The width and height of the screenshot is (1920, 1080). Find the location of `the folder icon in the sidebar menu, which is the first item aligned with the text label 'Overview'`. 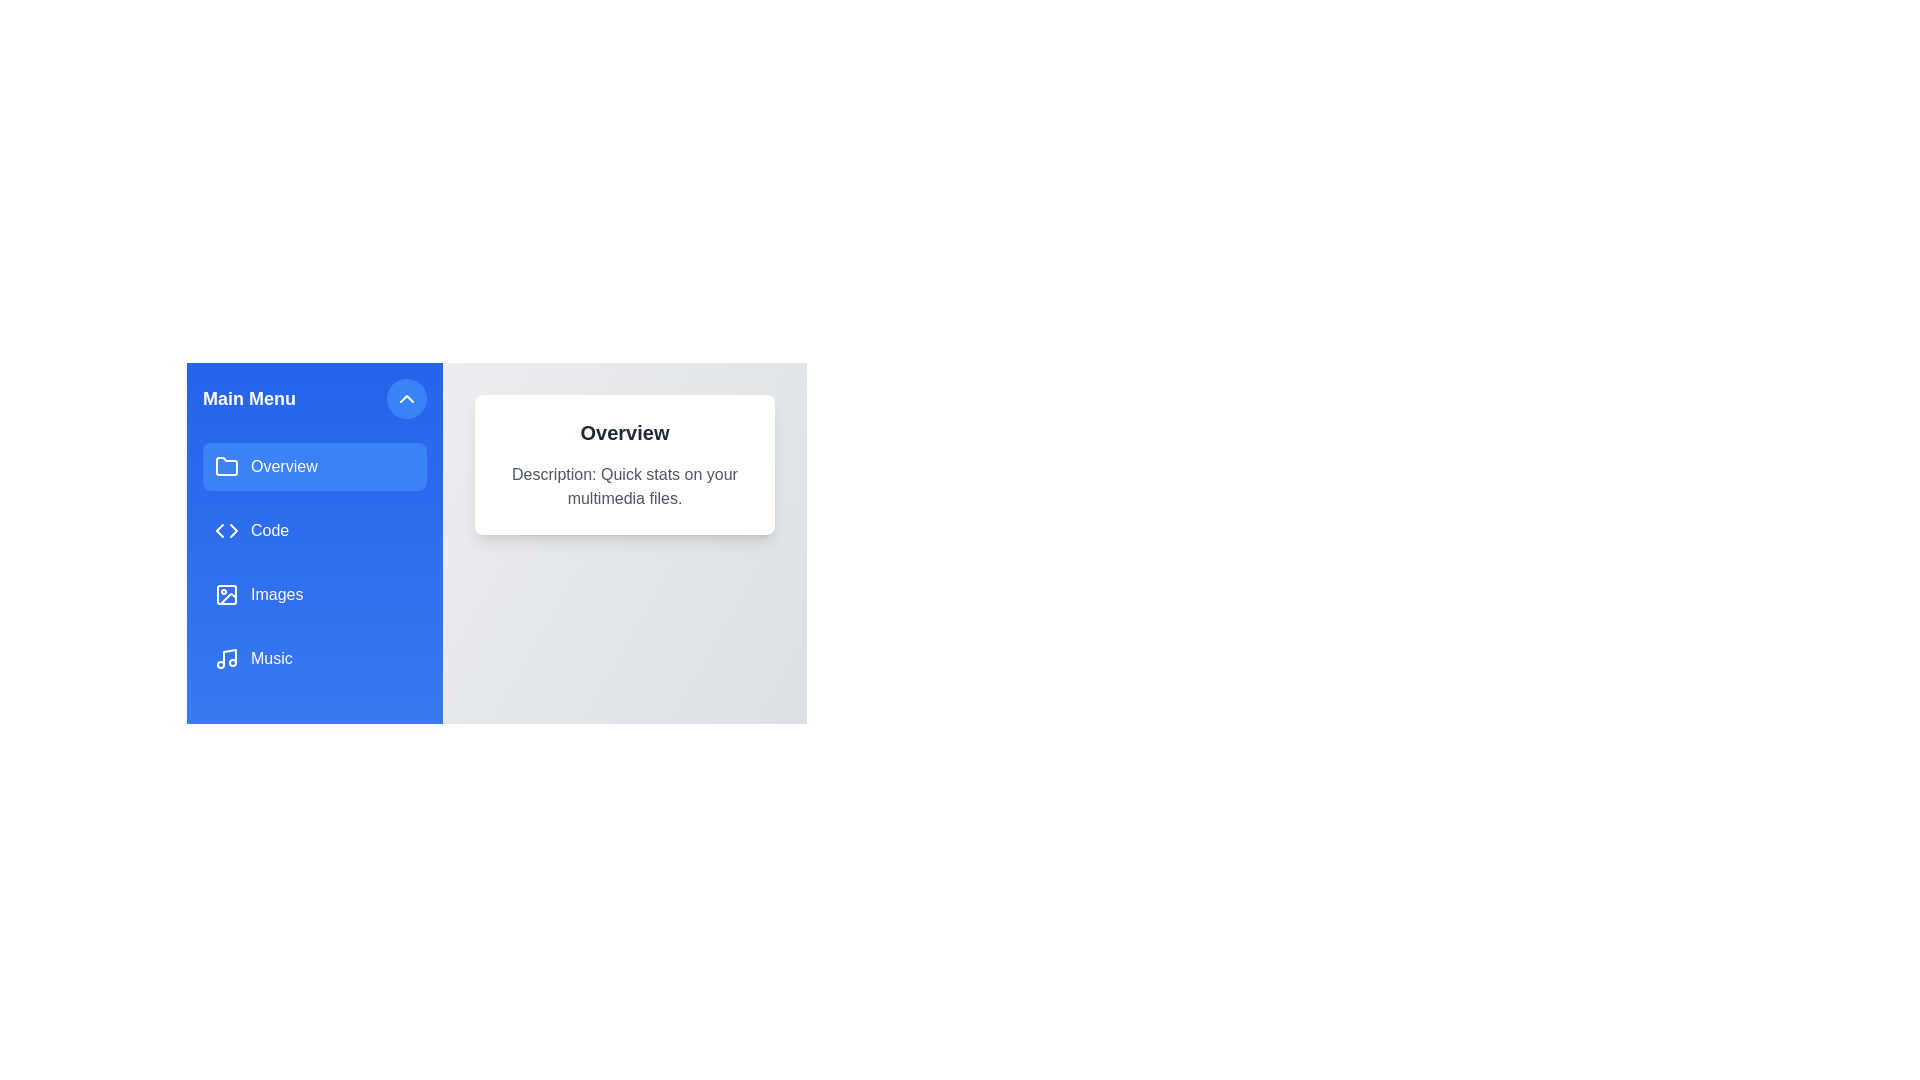

the folder icon in the sidebar menu, which is the first item aligned with the text label 'Overview' is located at coordinates (226, 466).